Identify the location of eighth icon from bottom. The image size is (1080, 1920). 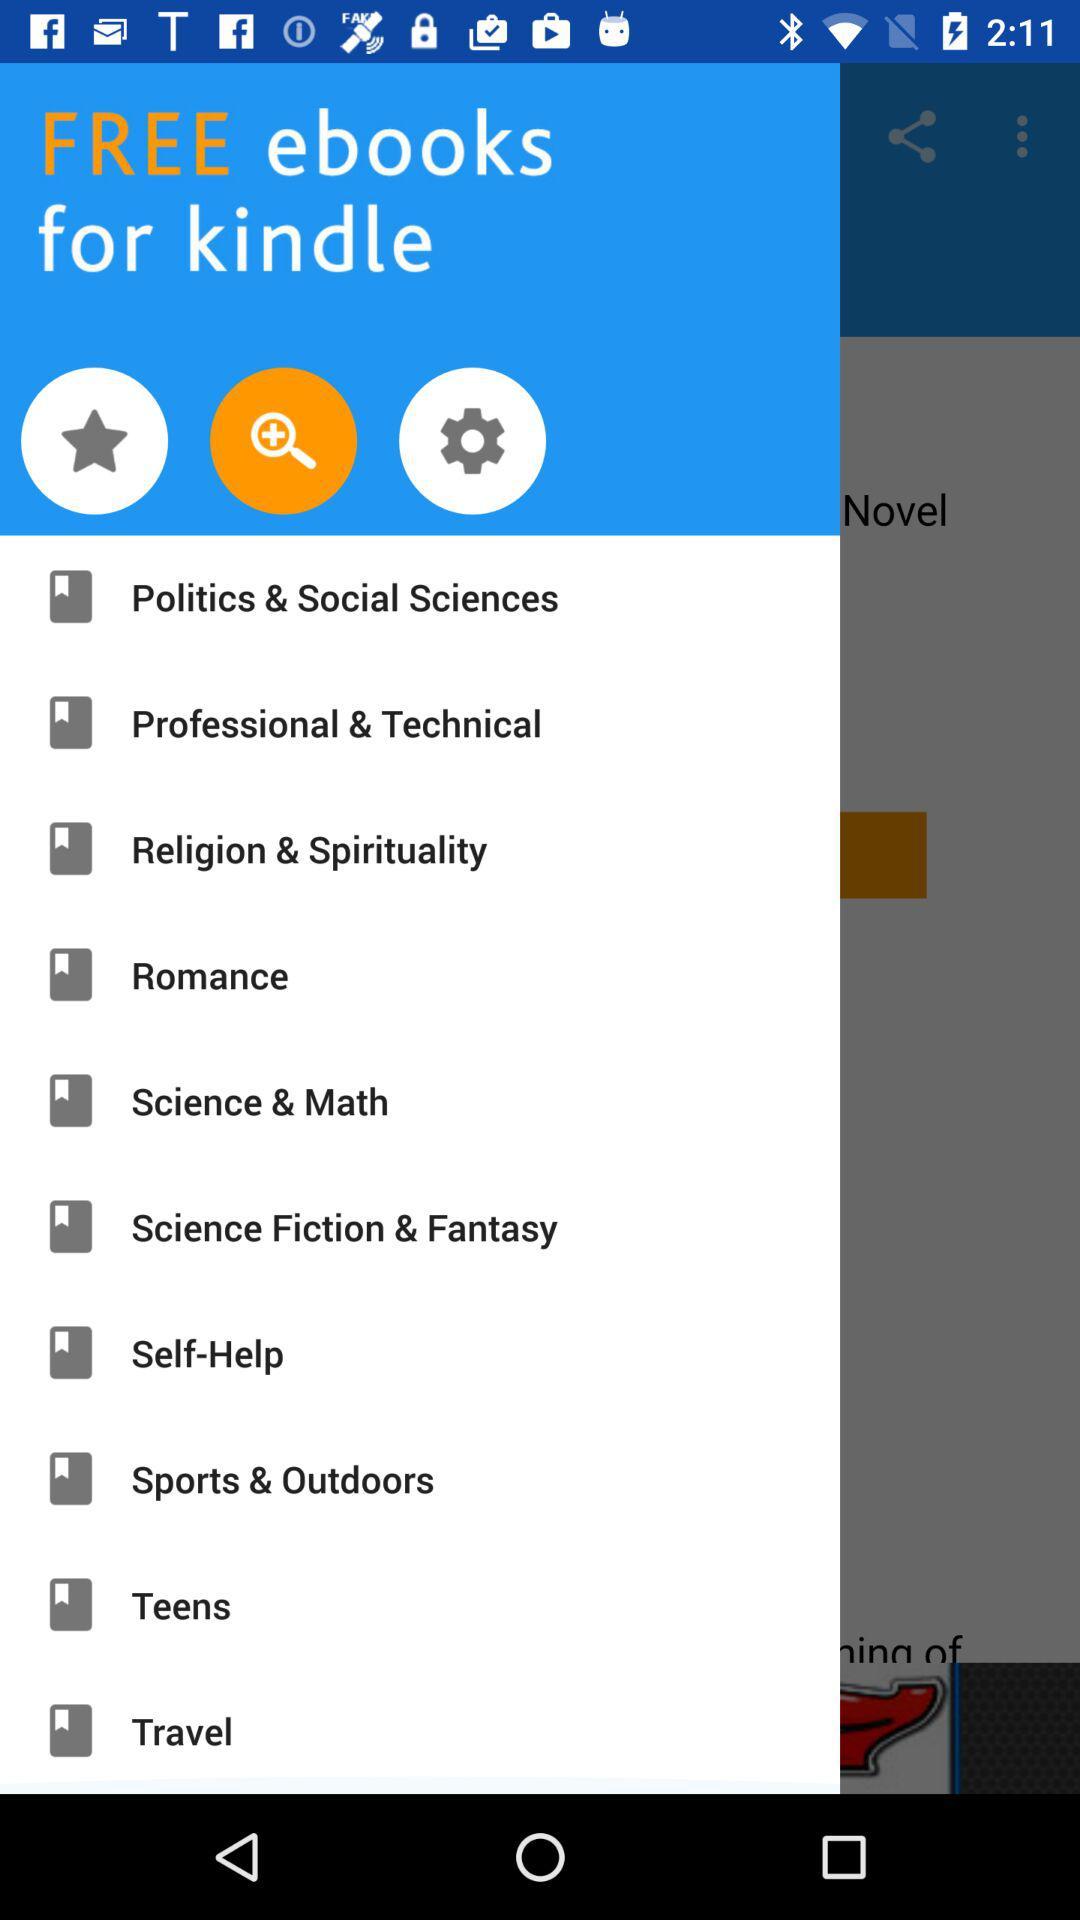
(69, 849).